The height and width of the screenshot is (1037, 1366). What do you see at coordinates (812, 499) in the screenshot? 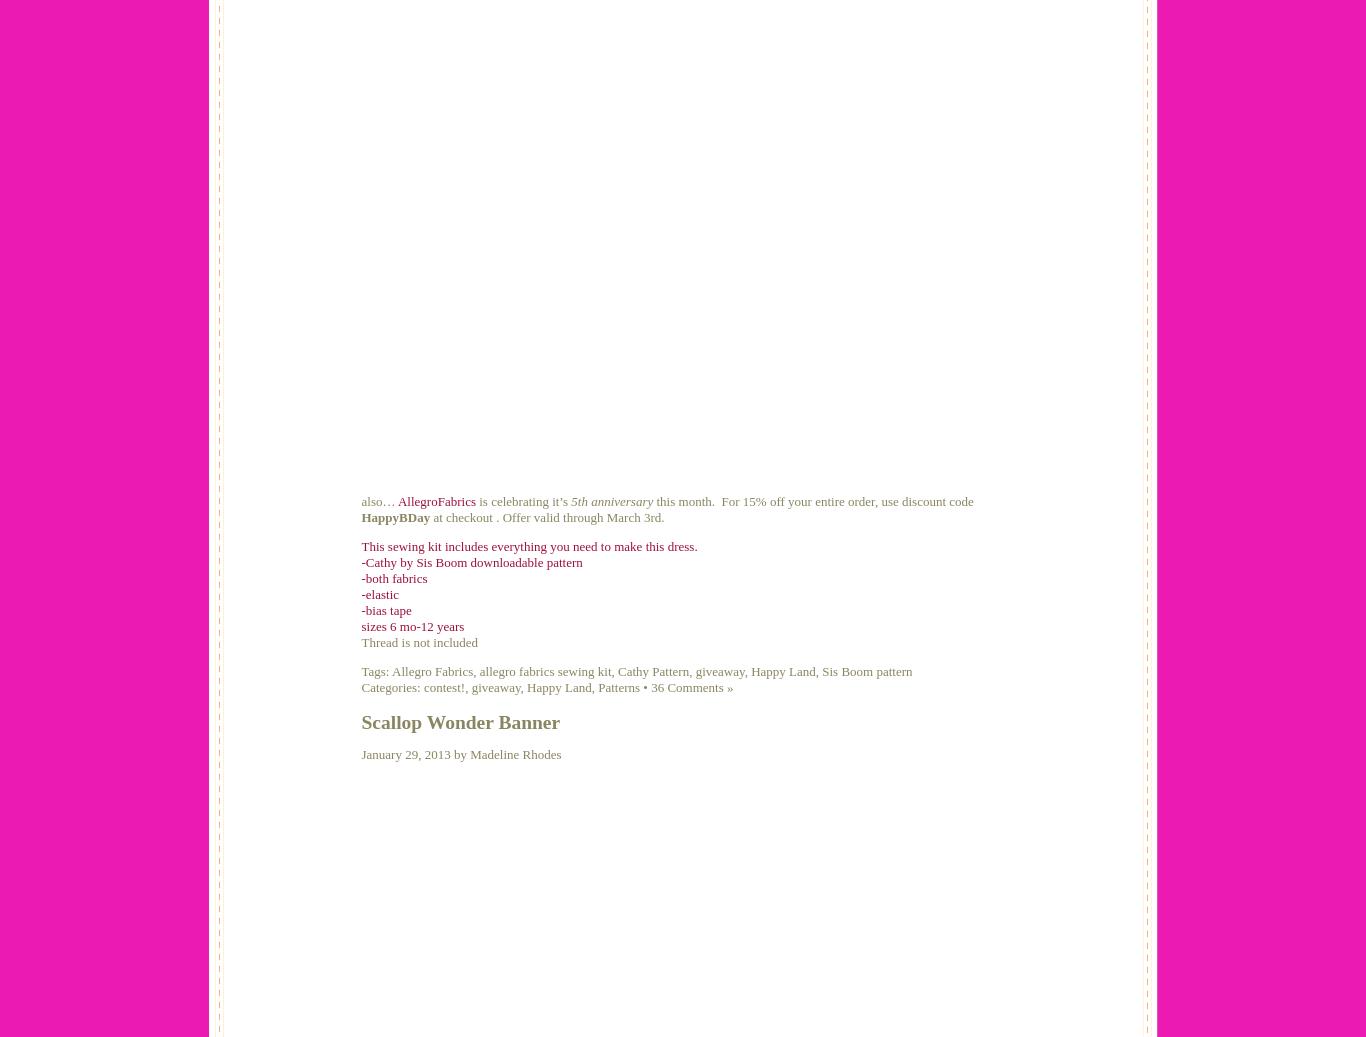
I see `'this month.  For 15% off your entire order, use discount code'` at bounding box center [812, 499].